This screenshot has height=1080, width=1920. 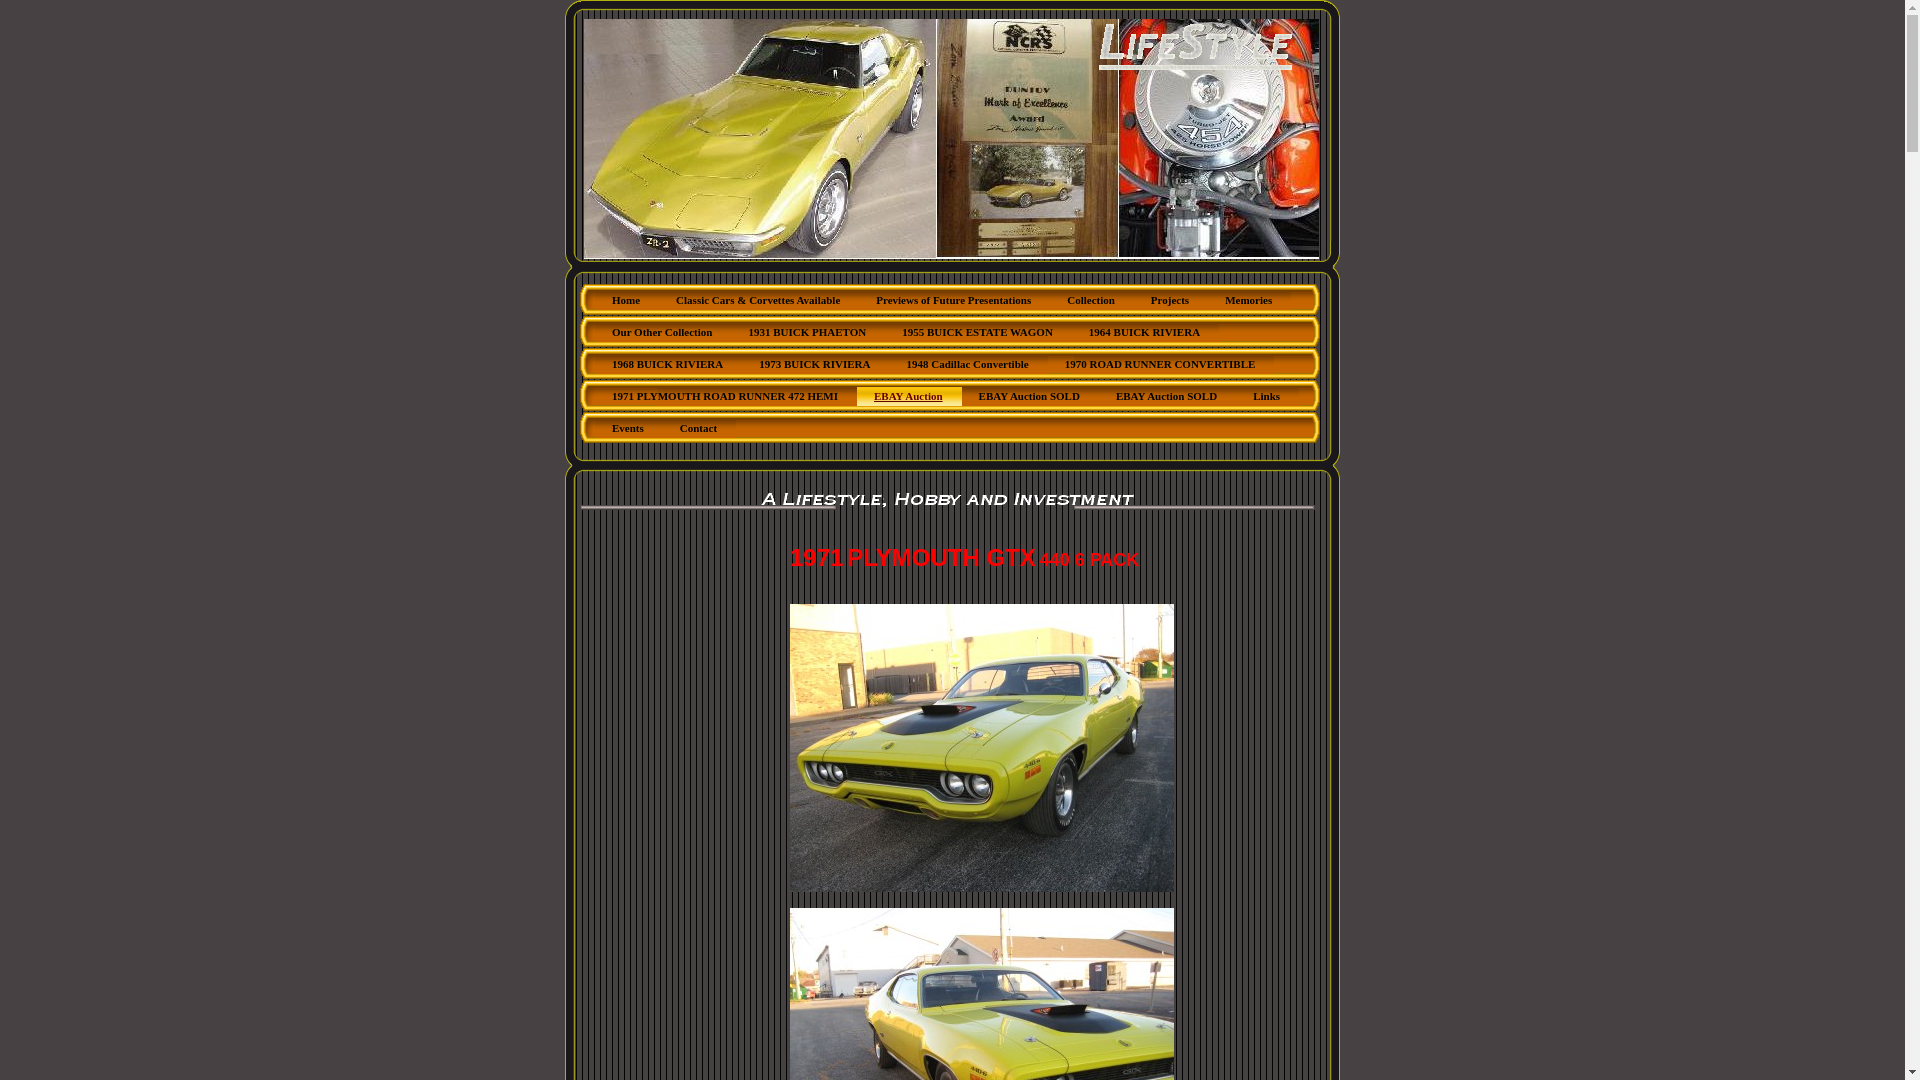 What do you see at coordinates (1030, 397) in the screenshot?
I see `'EBAY Auction SOLD'` at bounding box center [1030, 397].